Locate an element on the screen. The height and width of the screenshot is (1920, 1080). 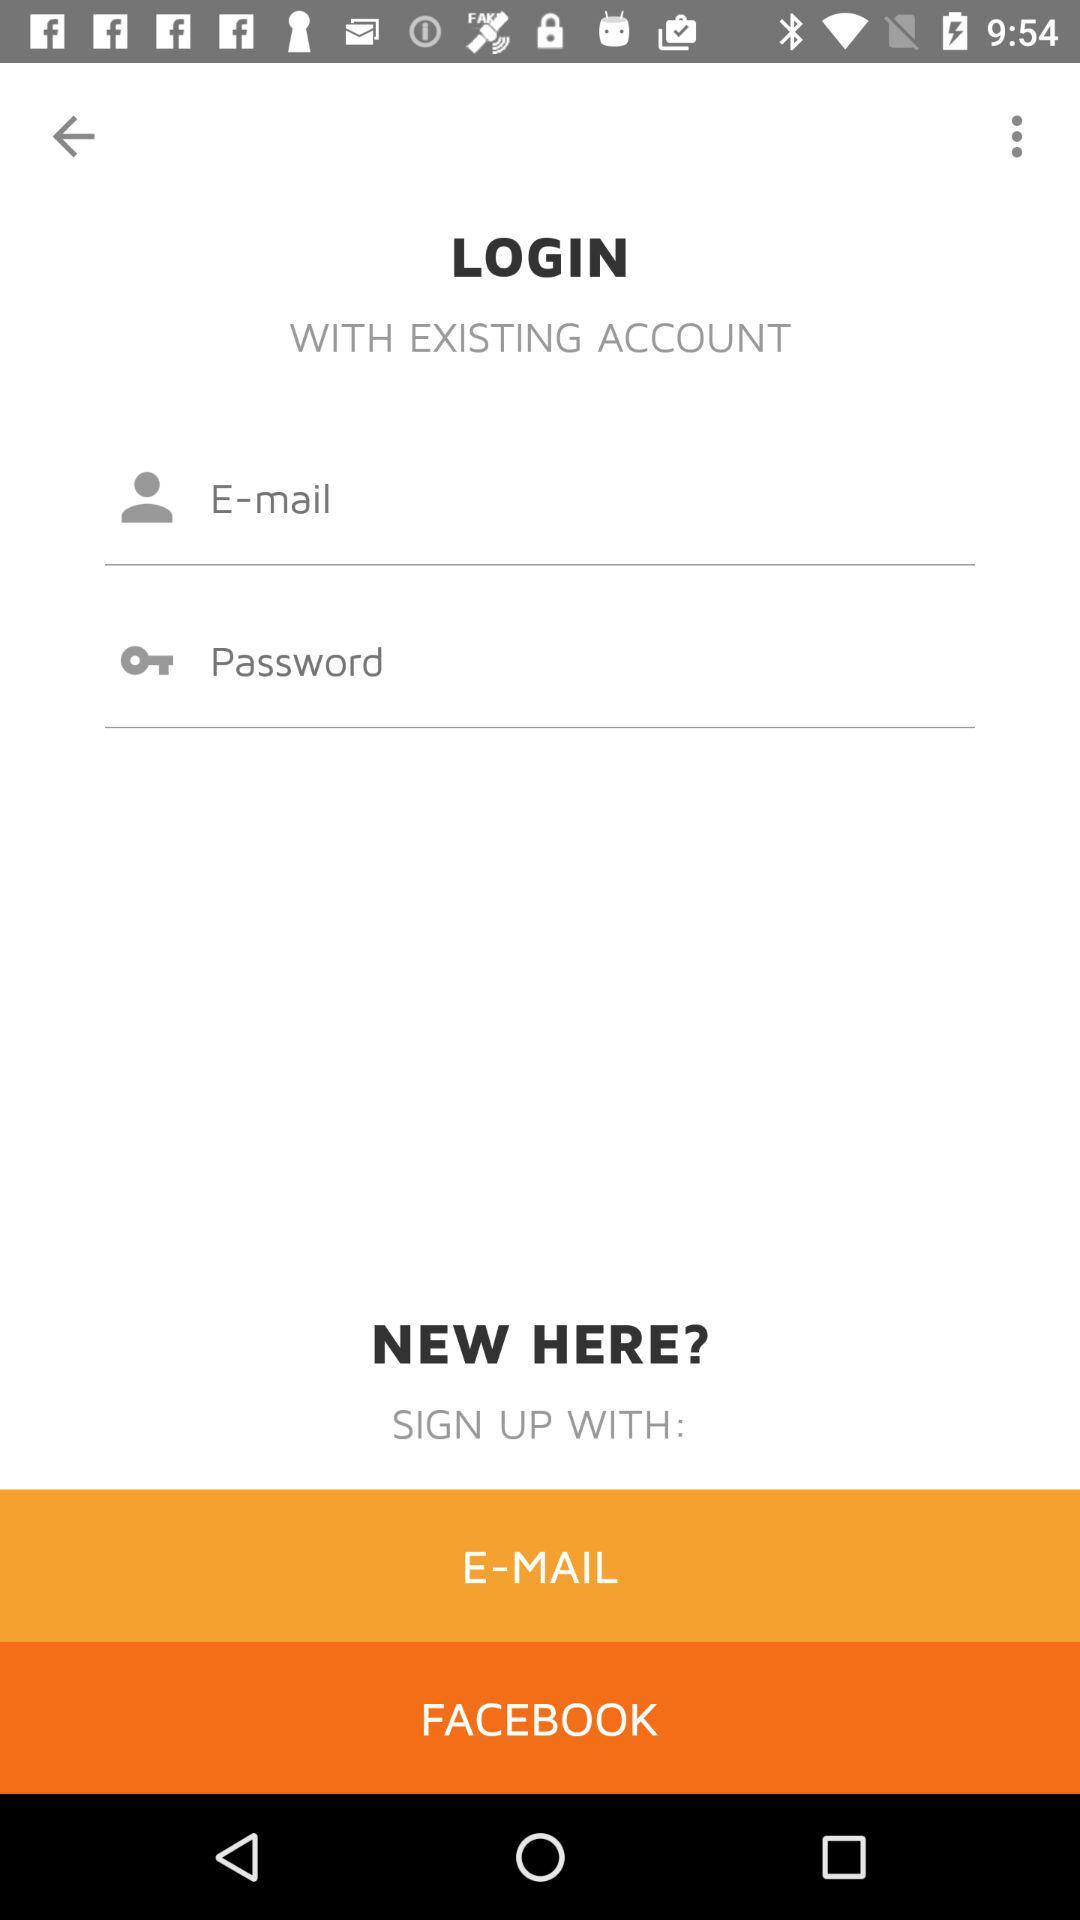
icon at the top left corner is located at coordinates (72, 135).